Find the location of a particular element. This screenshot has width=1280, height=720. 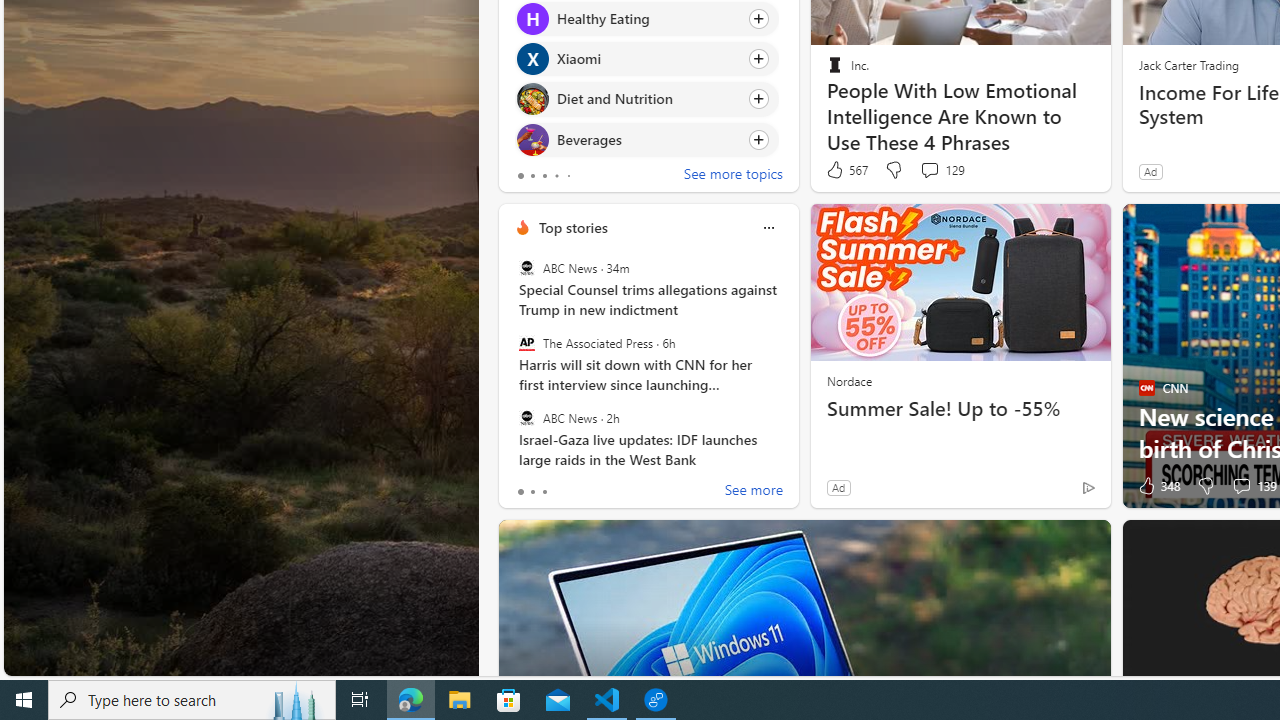

'tab-4' is located at coordinates (567, 175).